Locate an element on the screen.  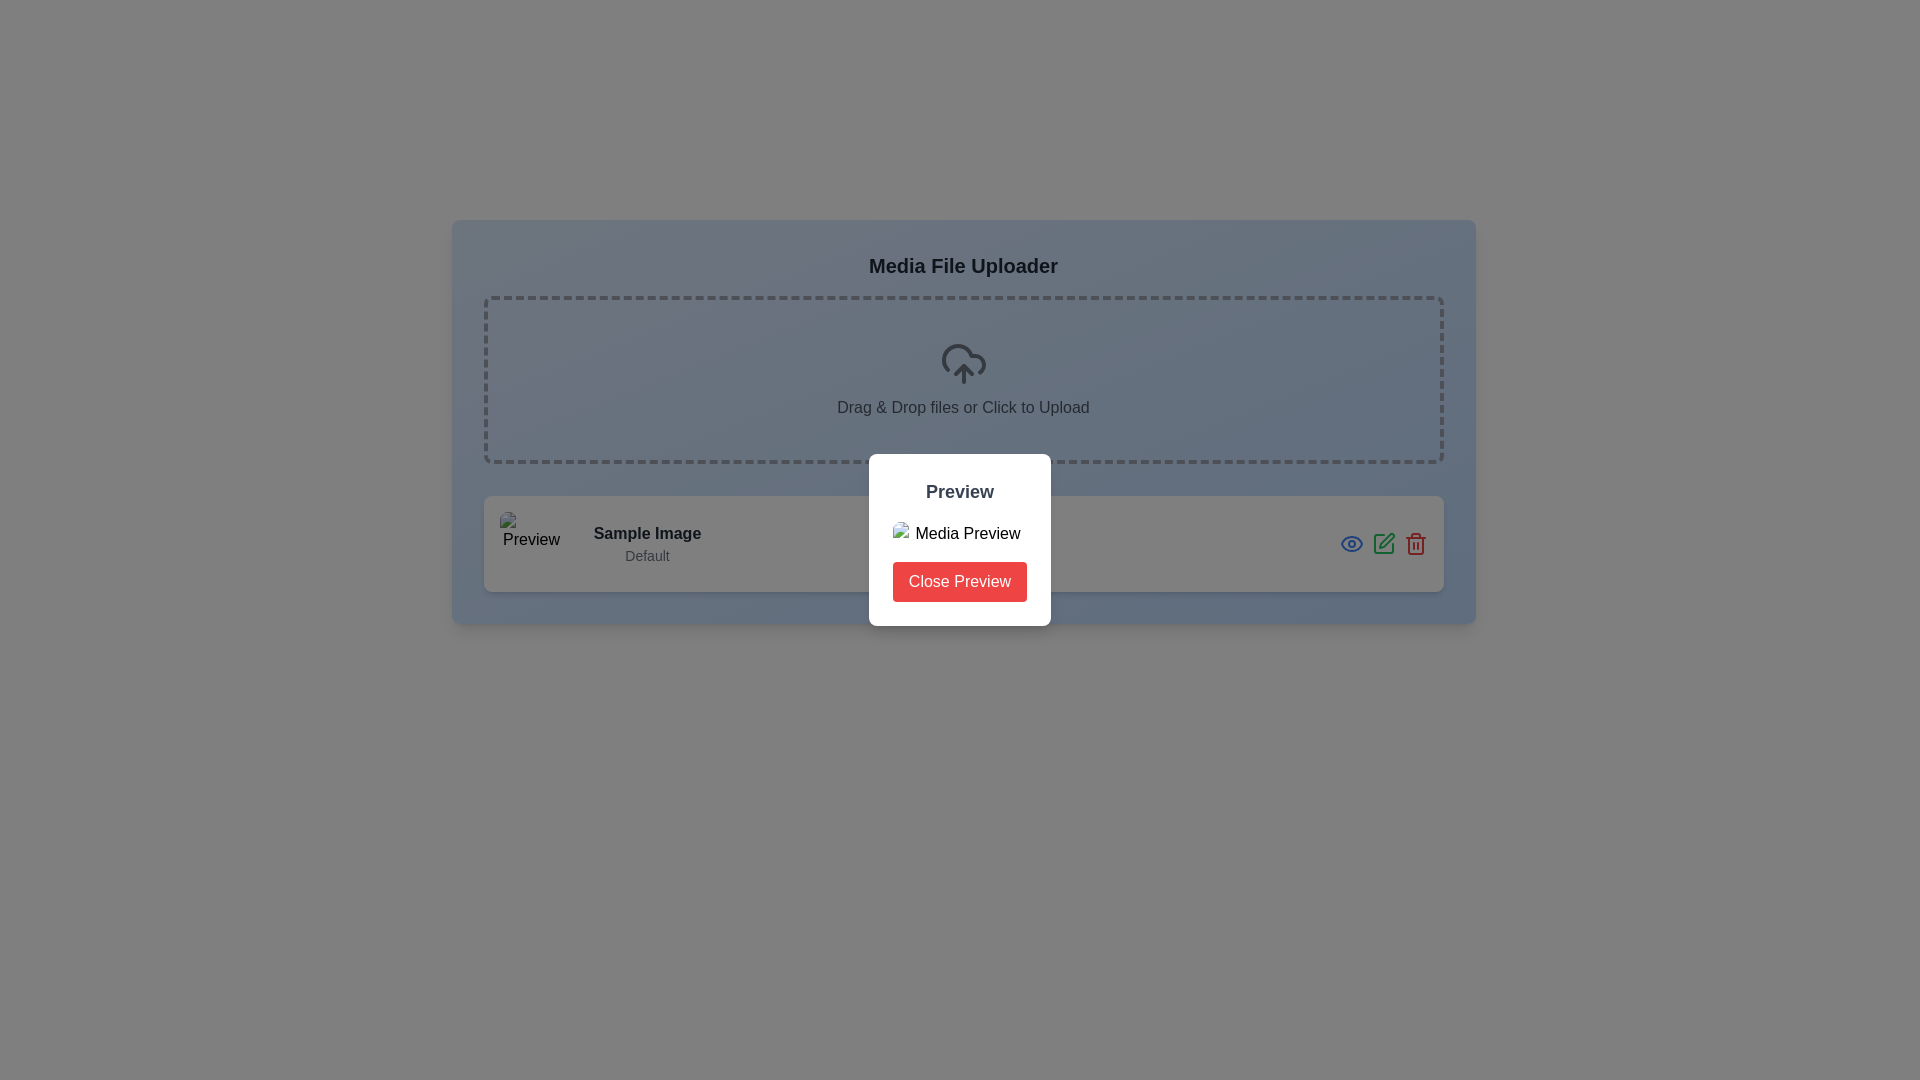
the upload icon is located at coordinates (963, 363).